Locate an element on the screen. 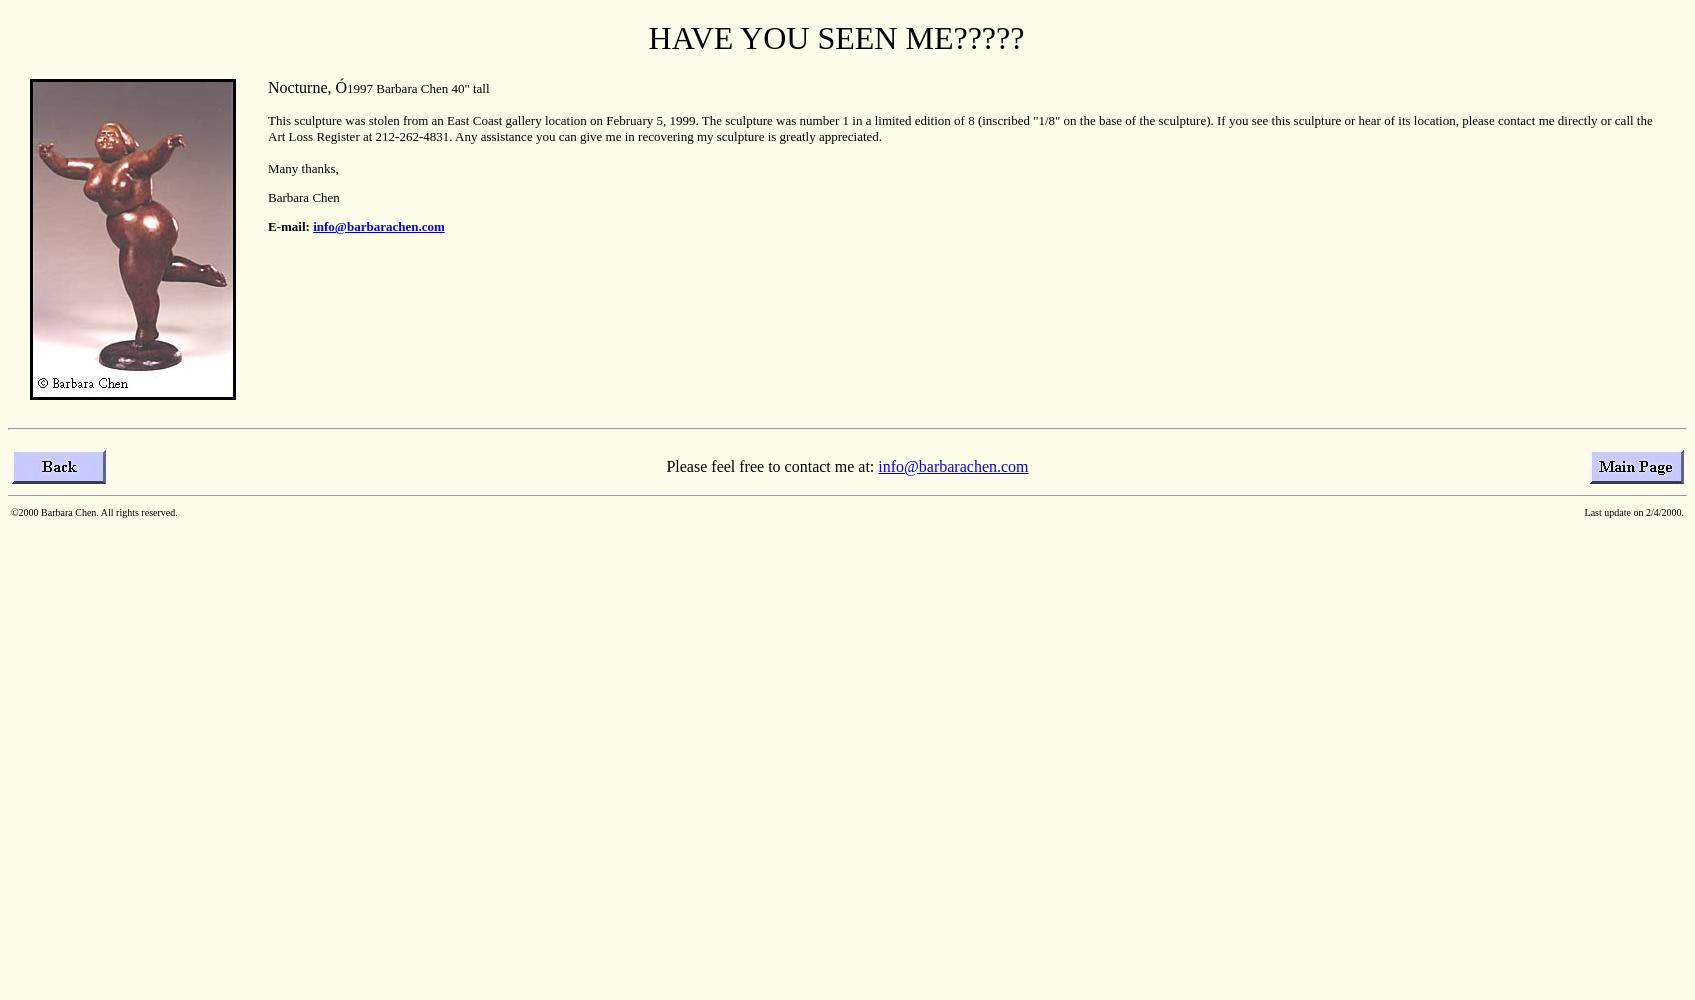  'HAVE YOU SEEN ME?????' is located at coordinates (835, 38).